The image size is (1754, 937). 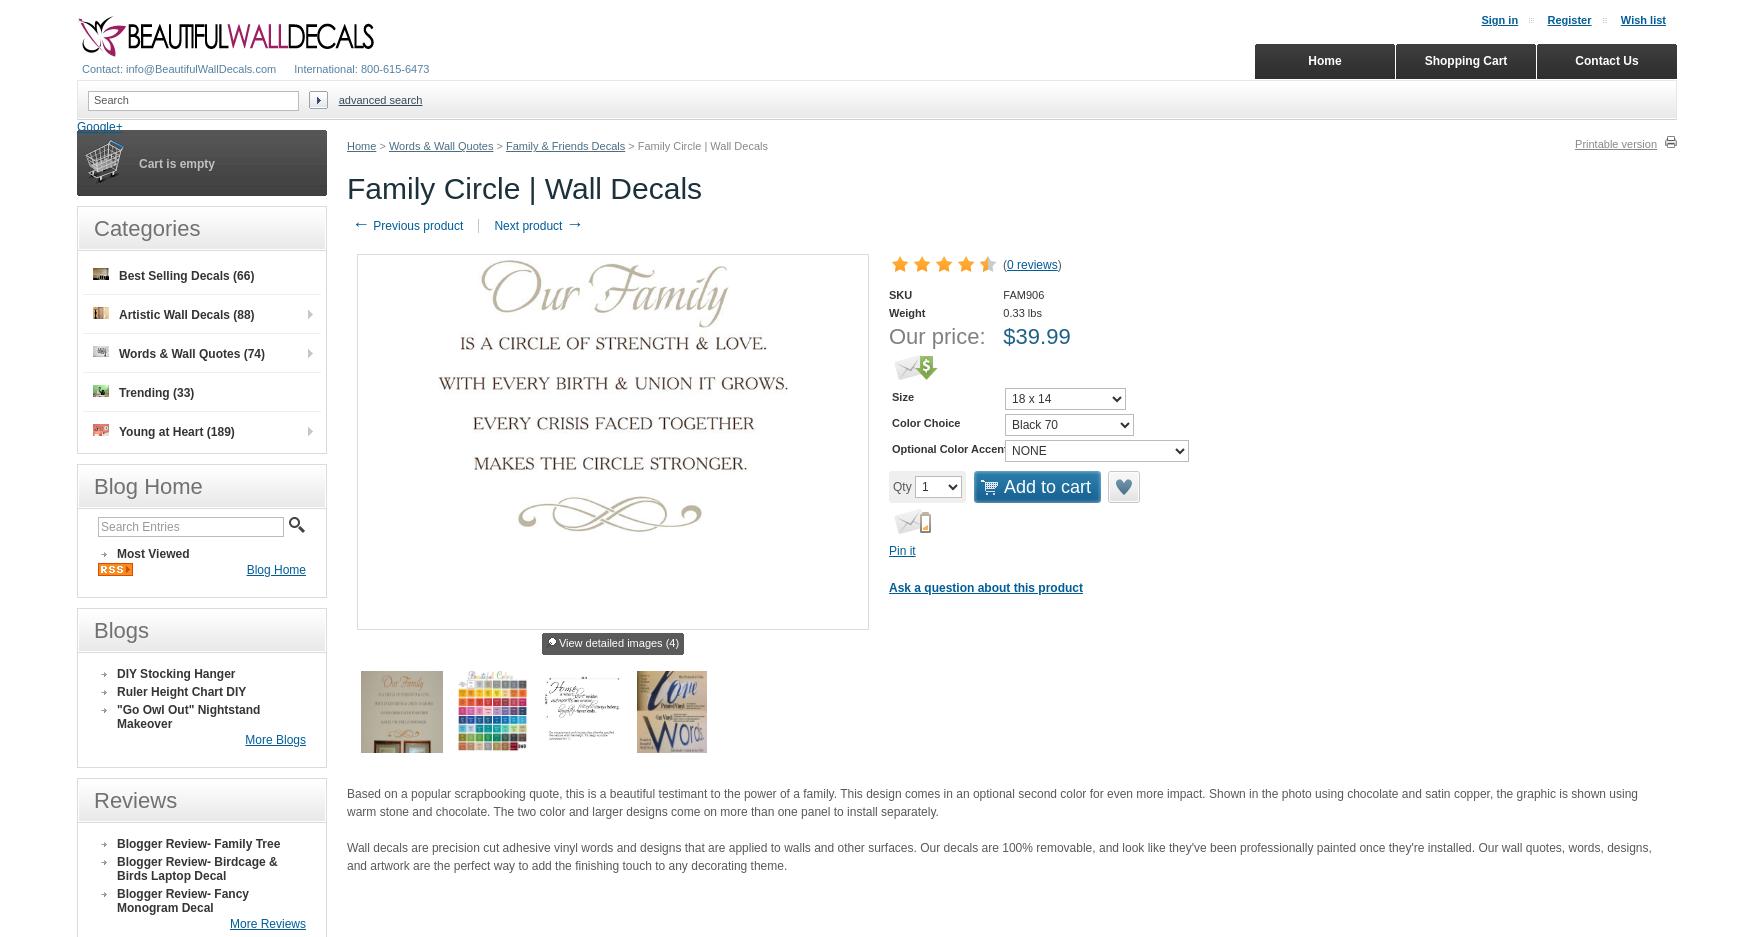 What do you see at coordinates (1001, 264) in the screenshot?
I see `'('` at bounding box center [1001, 264].